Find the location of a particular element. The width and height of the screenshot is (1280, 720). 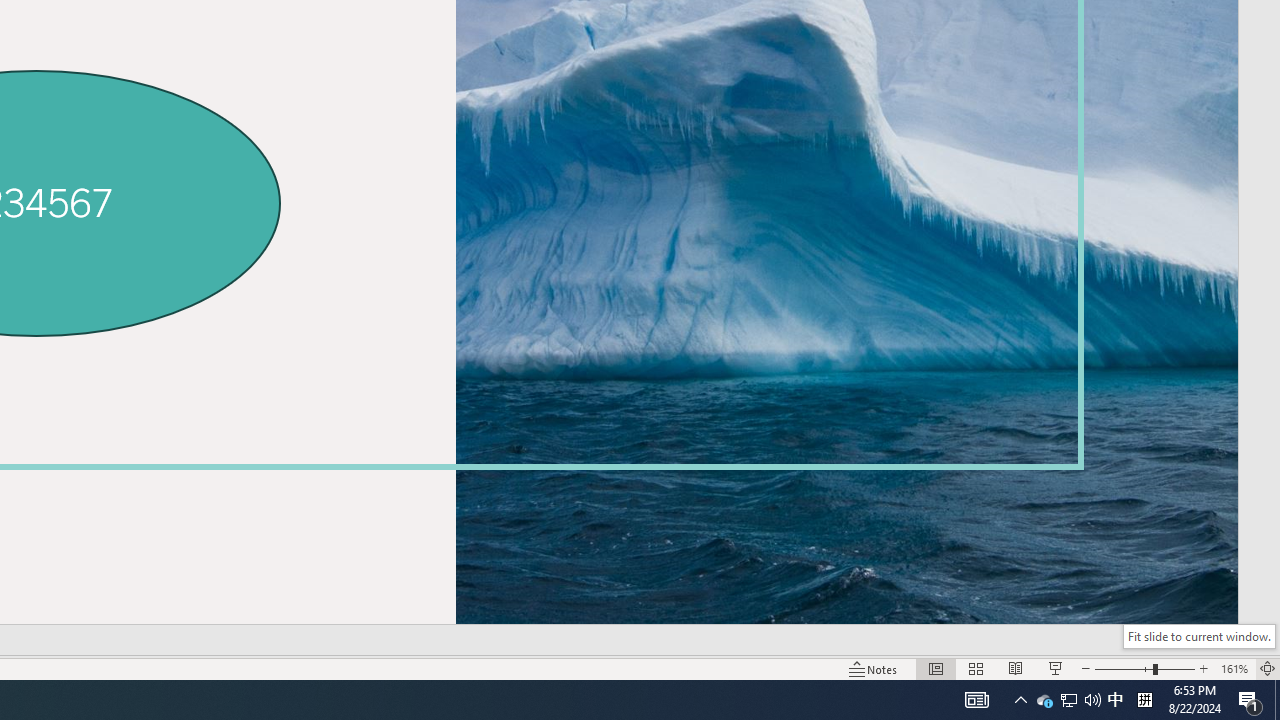

'Normal' is located at coordinates (935, 669).